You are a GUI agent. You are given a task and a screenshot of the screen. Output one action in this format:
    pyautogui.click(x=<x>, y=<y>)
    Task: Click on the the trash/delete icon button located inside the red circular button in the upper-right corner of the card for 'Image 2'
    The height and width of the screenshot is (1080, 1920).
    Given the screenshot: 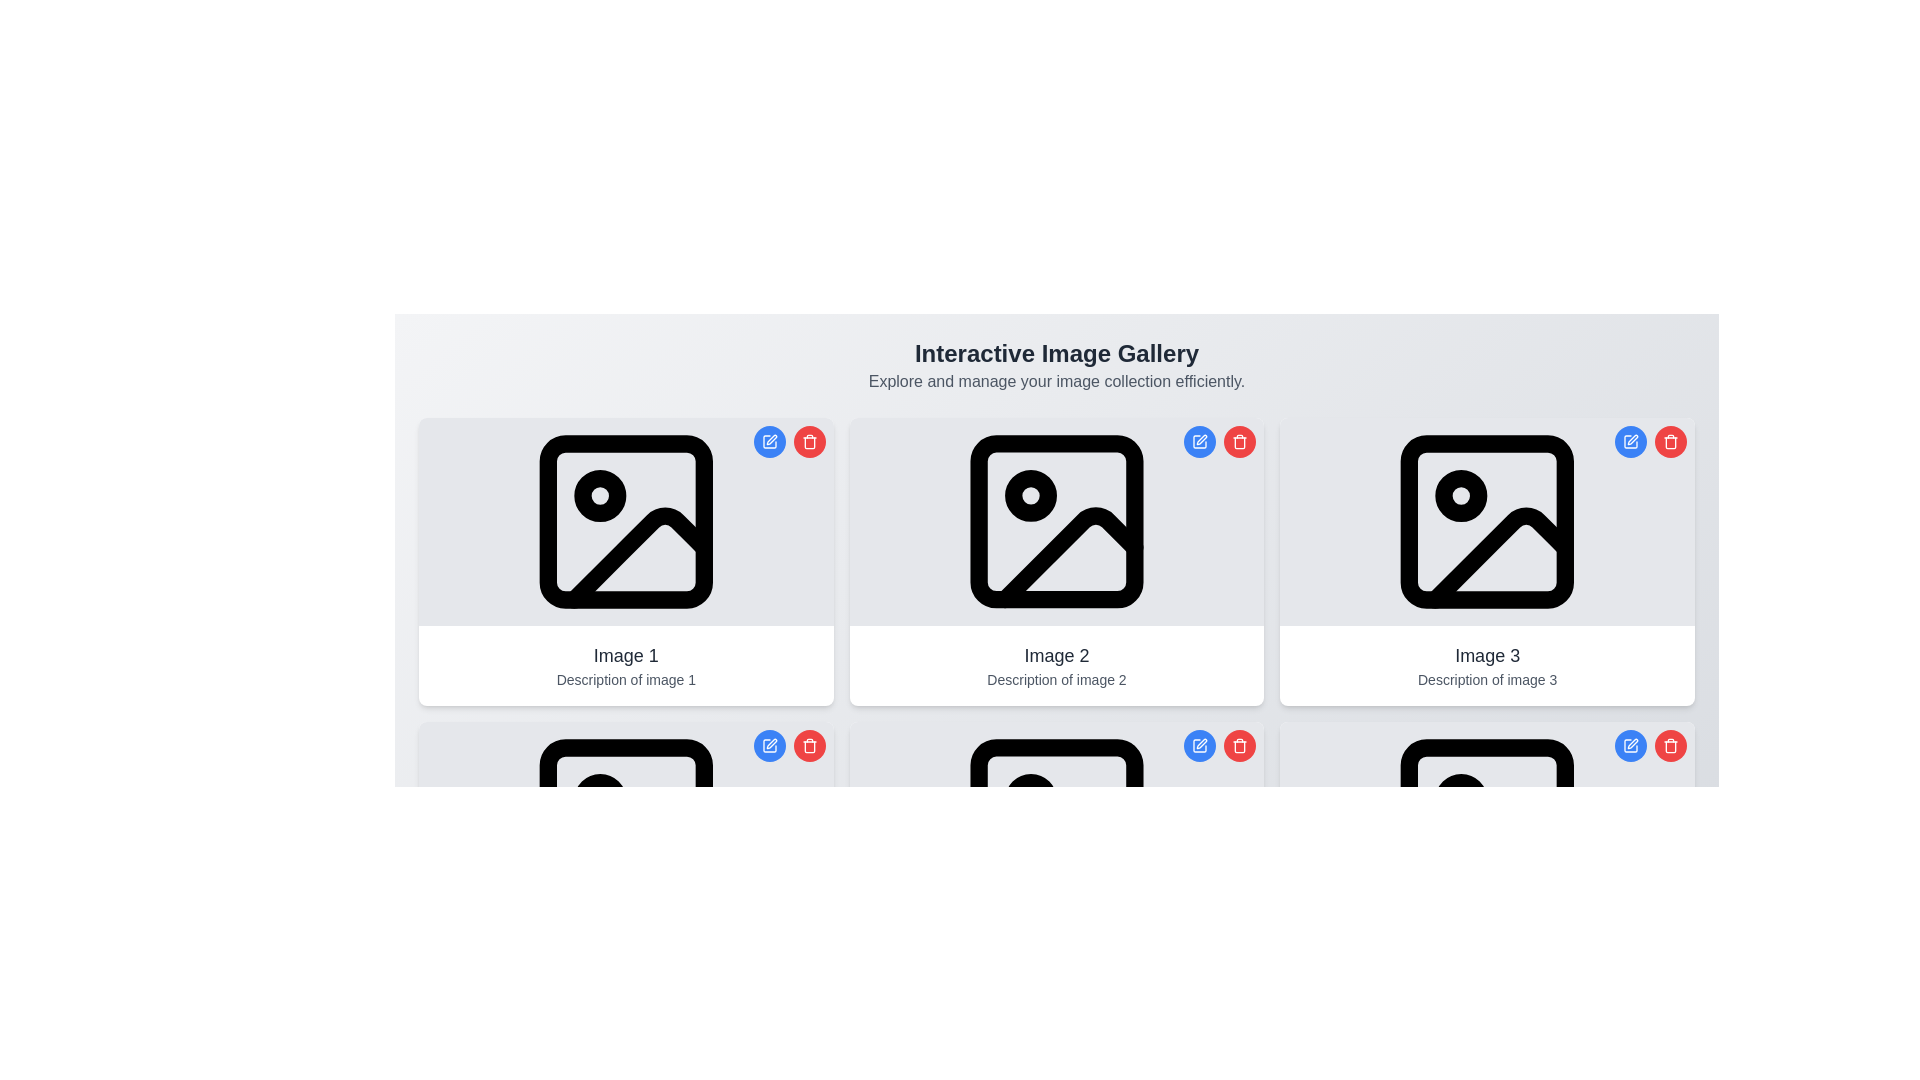 What is the action you would take?
    pyautogui.click(x=1239, y=441)
    